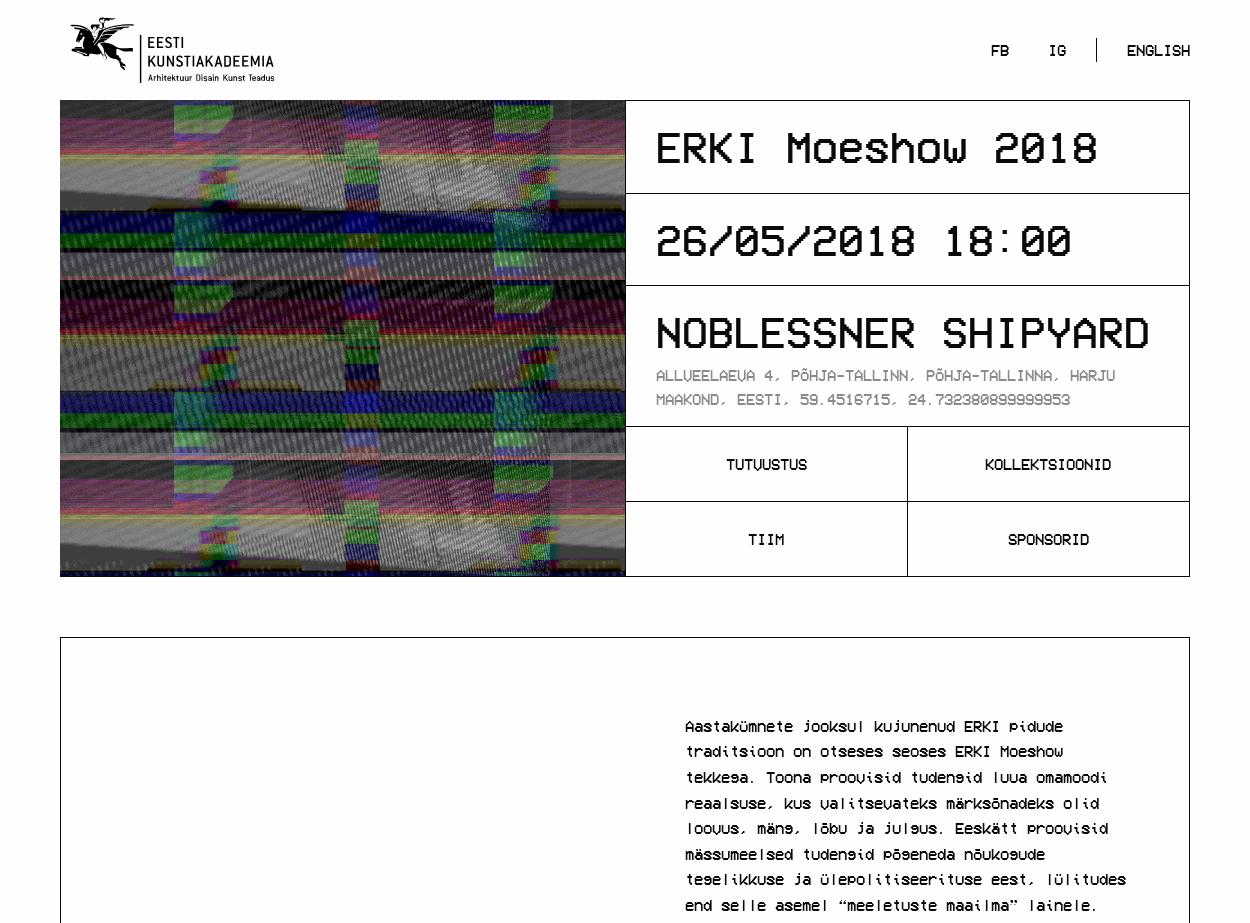 This screenshot has height=923, width=1250. Describe the element at coordinates (885, 385) in the screenshot. I see `'Allveelaeva 4, Põhja-Tallinn, Põhja-Tallinna, Harju maakond, Eesti, 59.4516715, 24.732380899999953'` at that location.